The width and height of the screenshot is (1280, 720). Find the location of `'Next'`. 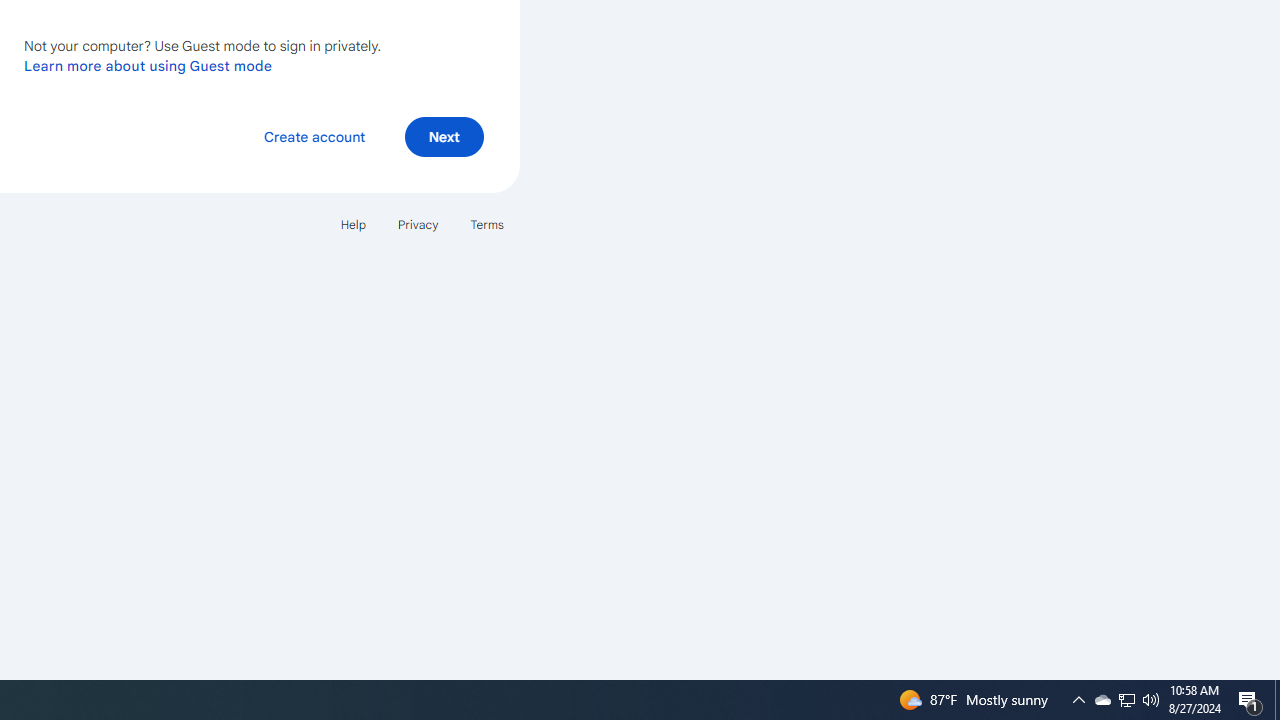

'Next' is located at coordinates (443, 135).